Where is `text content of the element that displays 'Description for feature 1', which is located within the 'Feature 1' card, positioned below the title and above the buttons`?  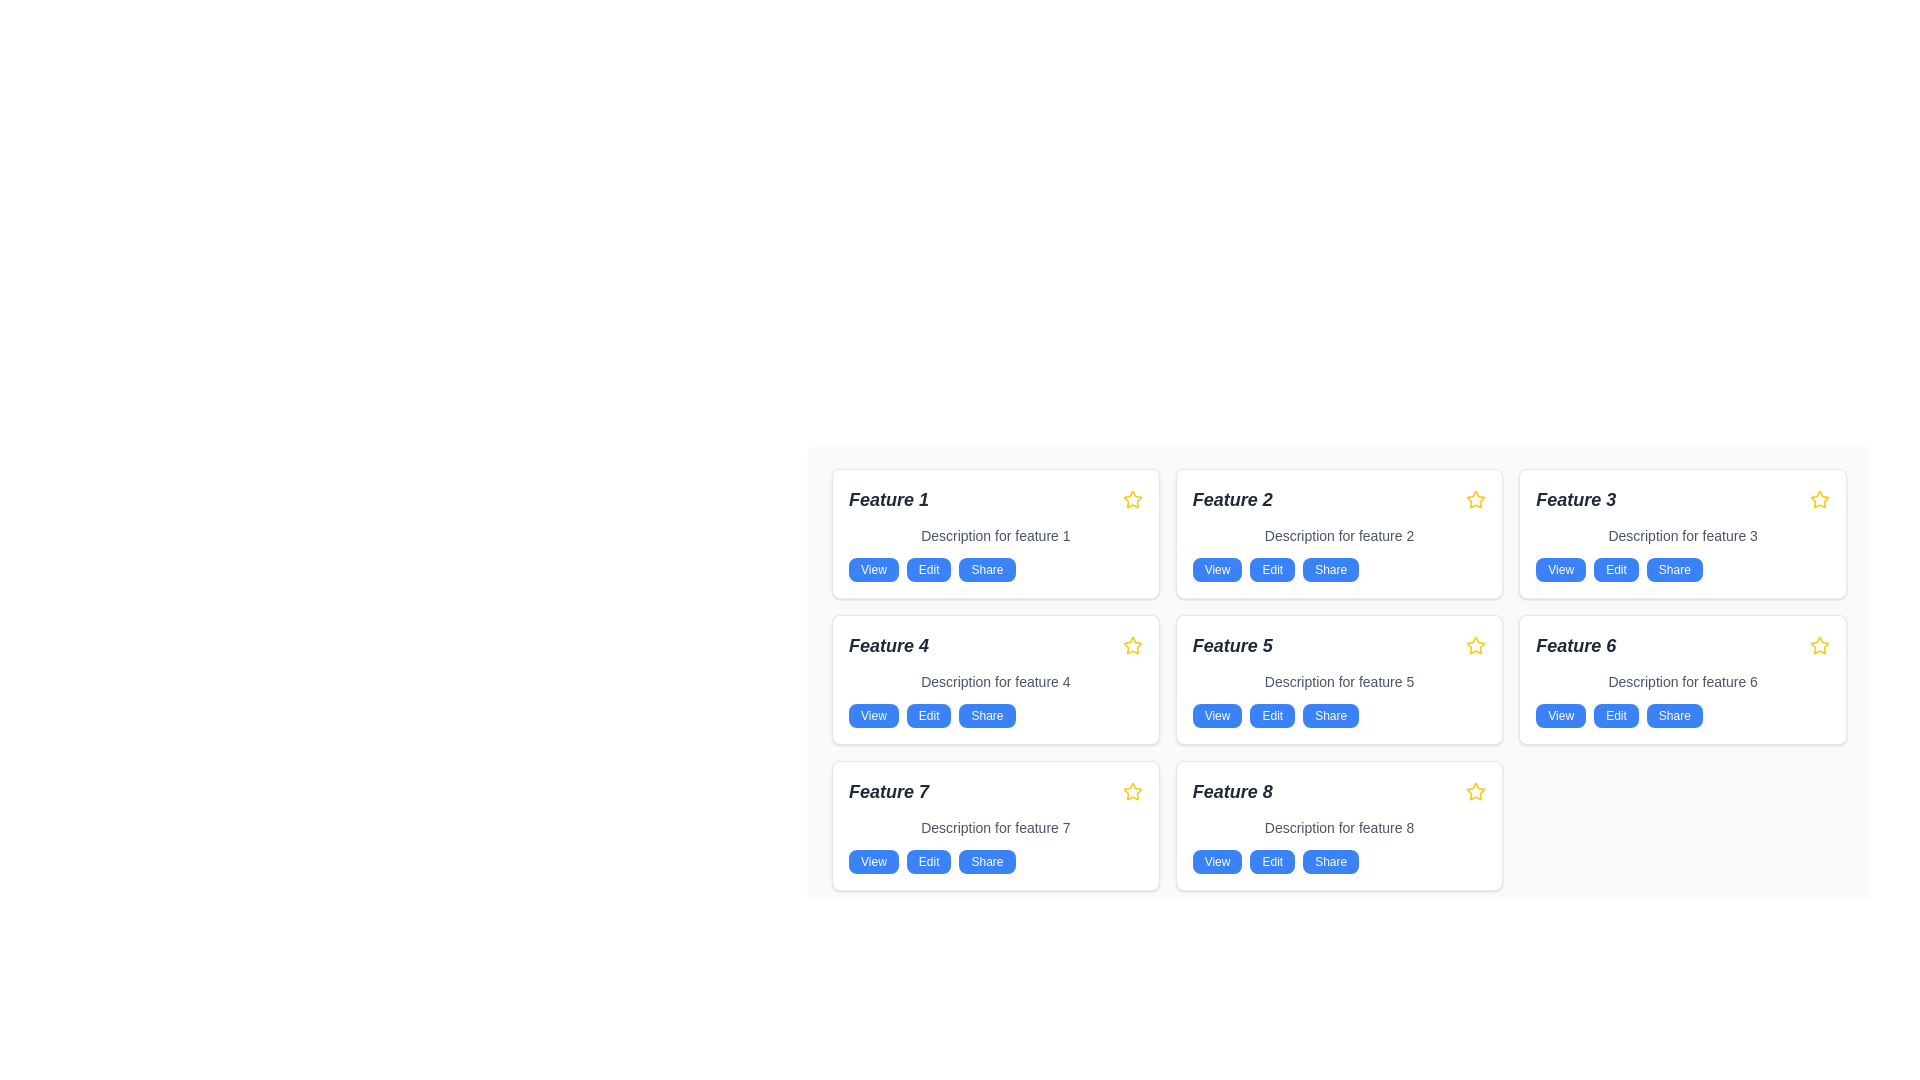
text content of the element that displays 'Description for feature 1', which is located within the 'Feature 1' card, positioned below the title and above the buttons is located at coordinates (995, 535).